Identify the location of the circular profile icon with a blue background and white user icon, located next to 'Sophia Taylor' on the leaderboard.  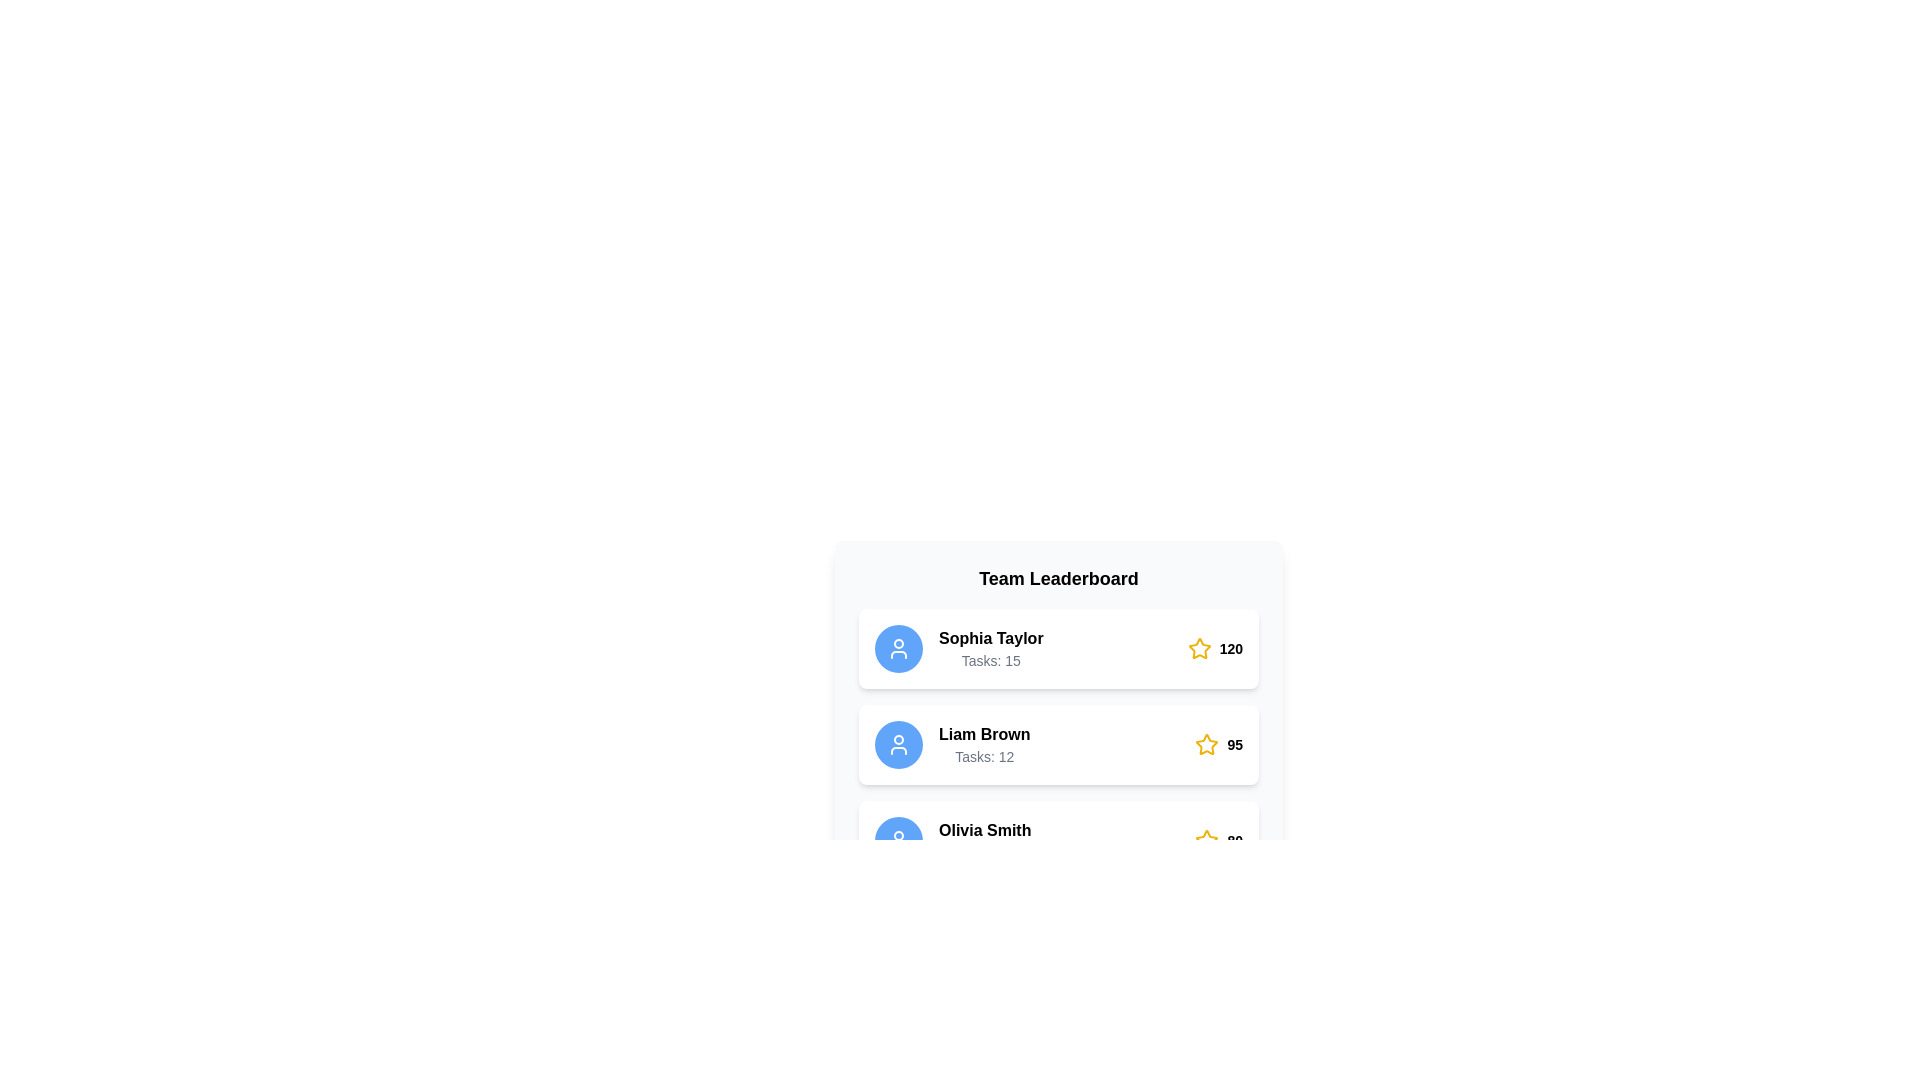
(897, 648).